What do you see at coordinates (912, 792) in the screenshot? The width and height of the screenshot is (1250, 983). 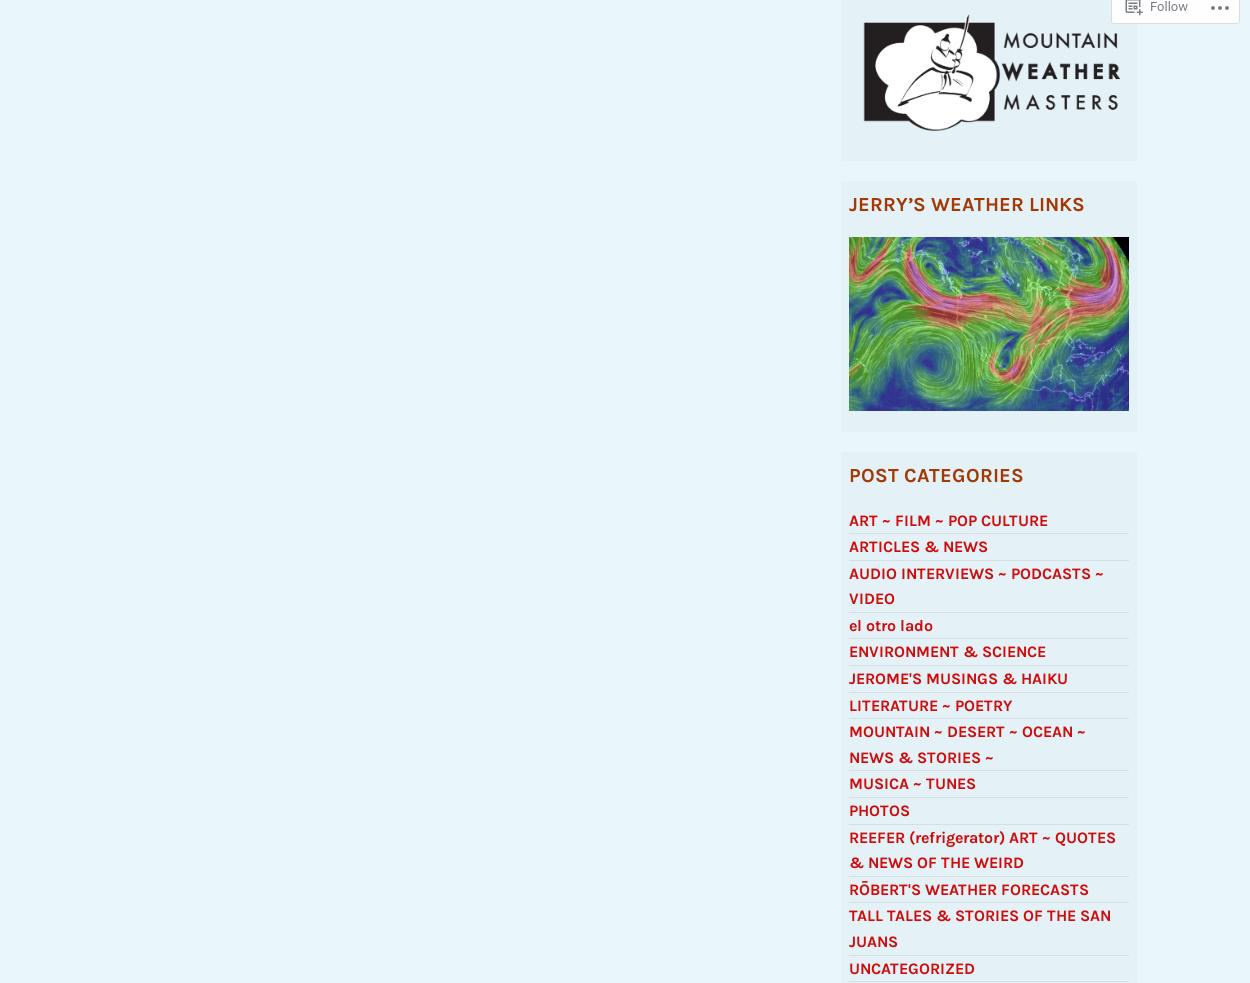 I see `'MUSICA ~ TUNES'` at bounding box center [912, 792].